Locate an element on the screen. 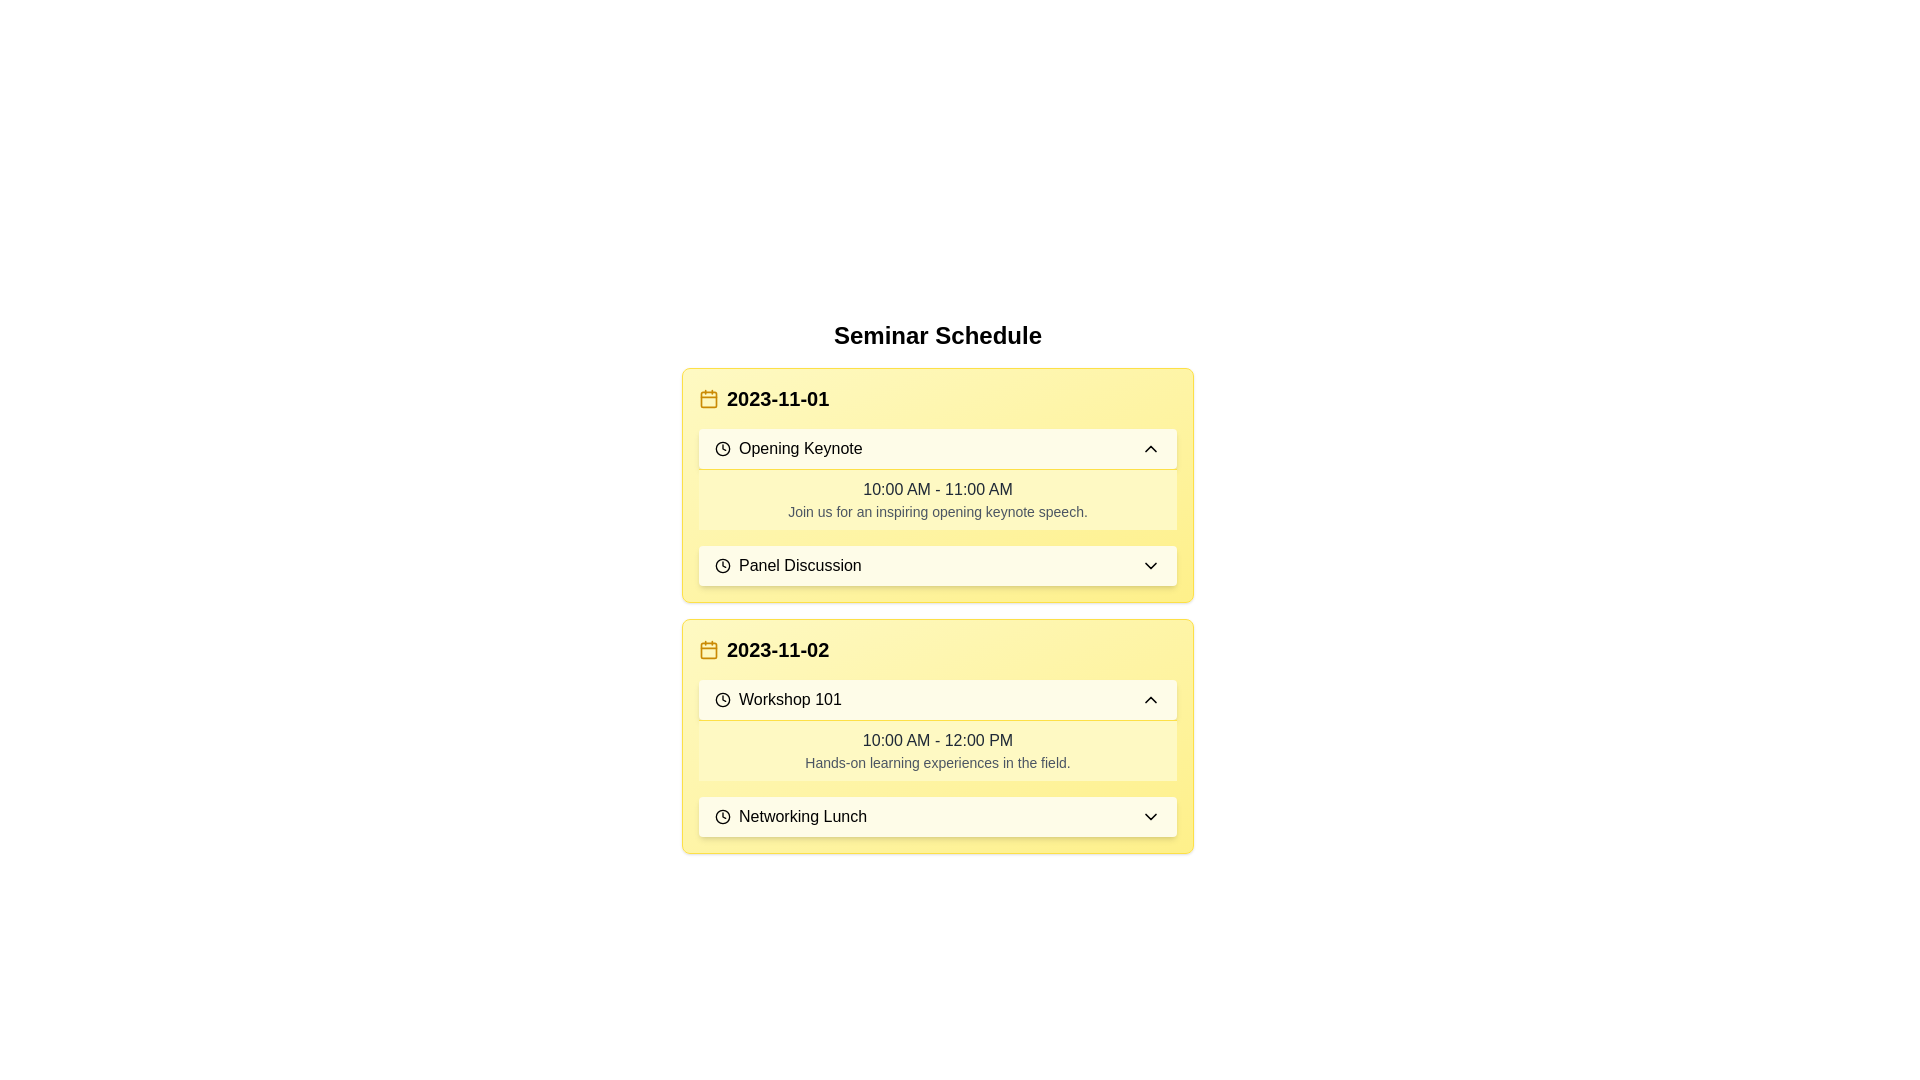  the rounded rectangle within the SVG element that is part of the calendar icon located to the left of the date '2023-11-01' is located at coordinates (709, 398).